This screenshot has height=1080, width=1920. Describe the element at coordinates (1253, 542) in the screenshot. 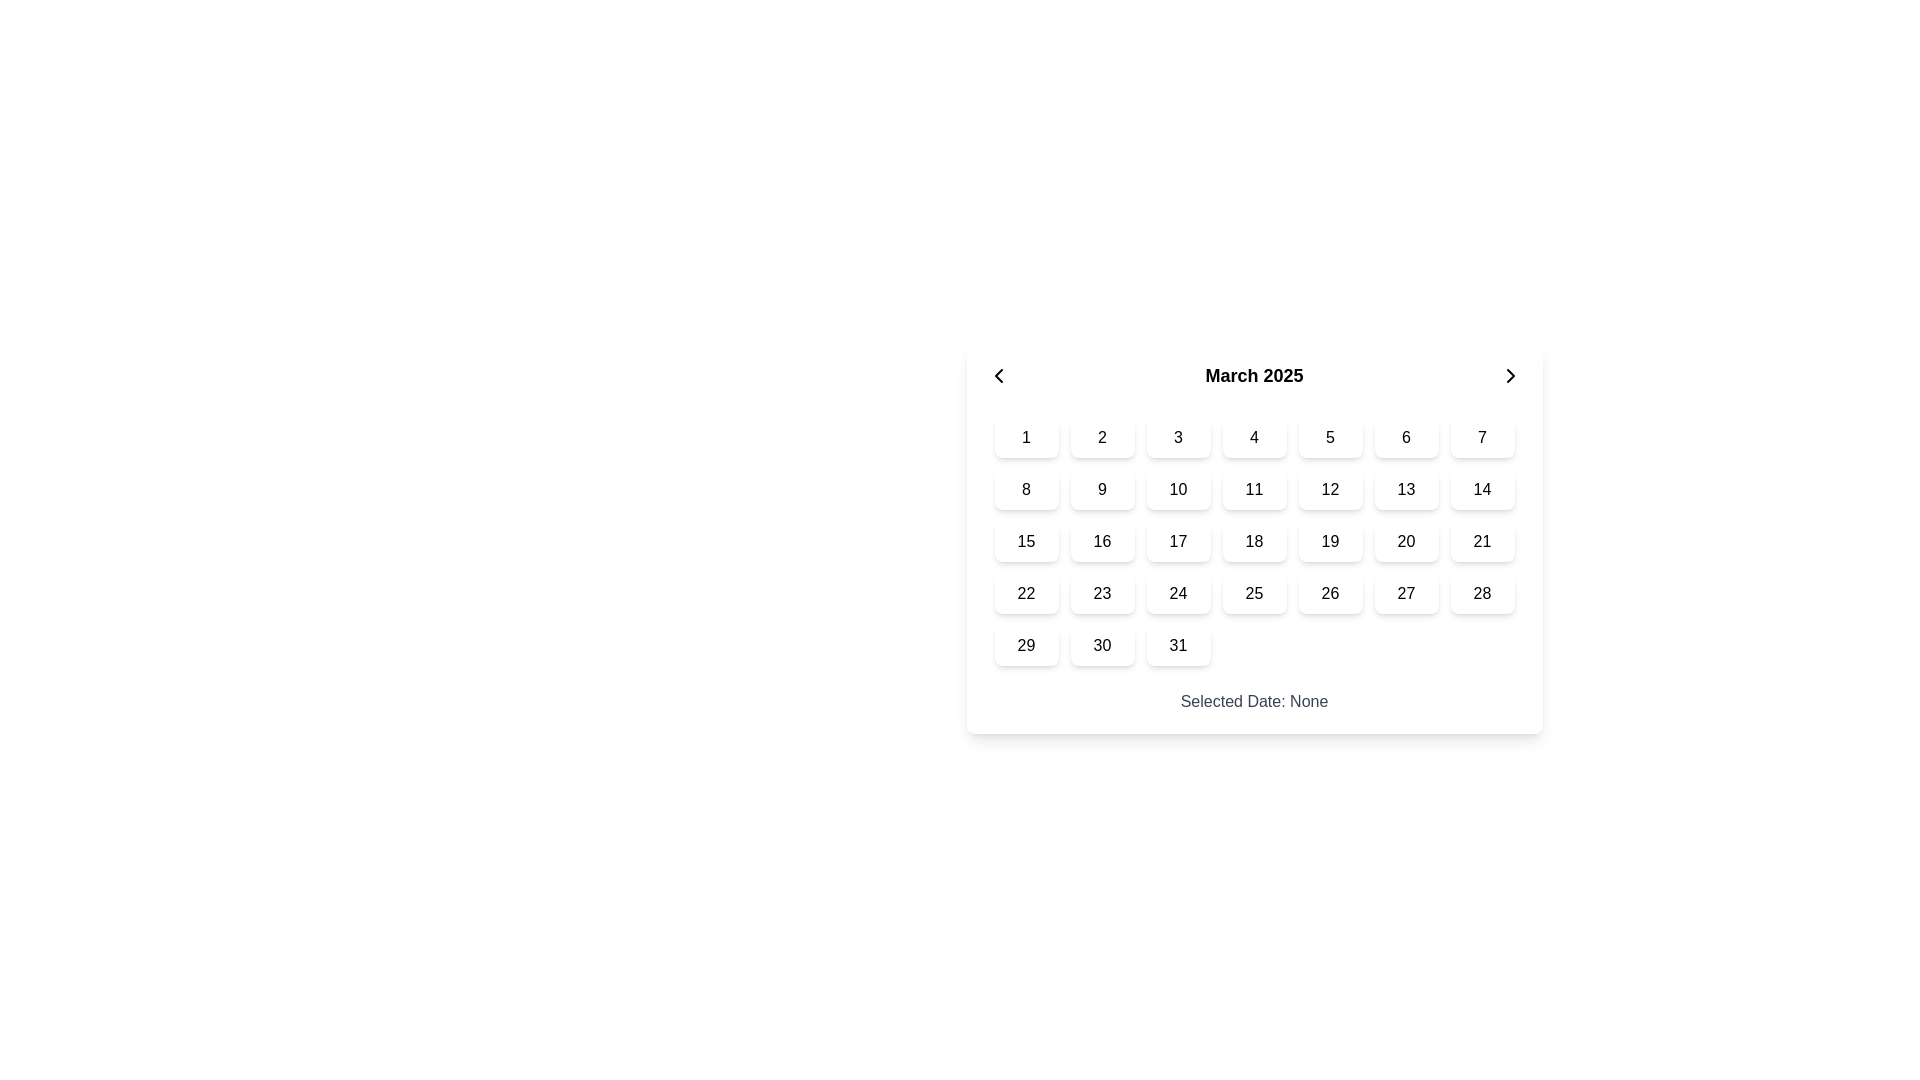

I see `the rounded rectangular button labeled '18' in the calendar grid located in the 3rd row and 4th column` at that location.